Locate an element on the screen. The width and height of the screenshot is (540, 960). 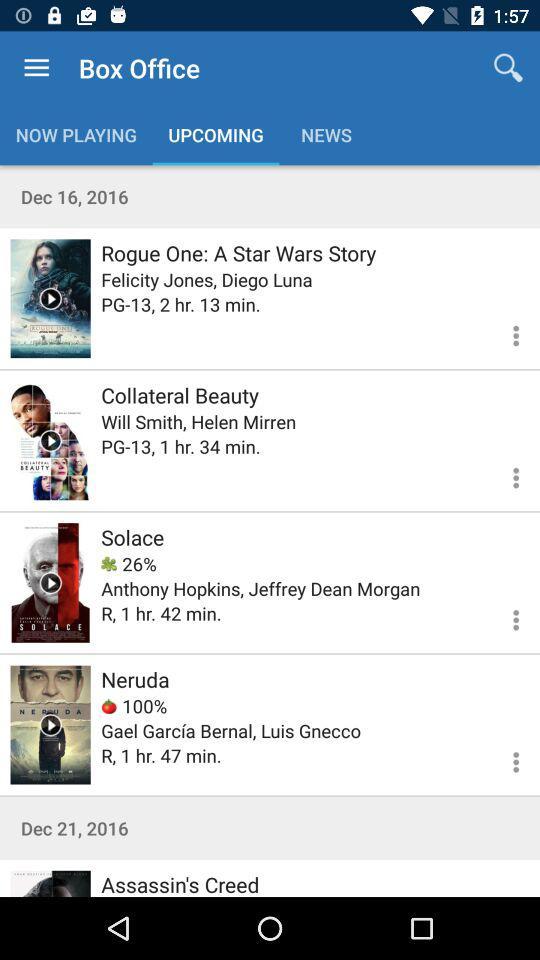
information view option is located at coordinates (503, 333).